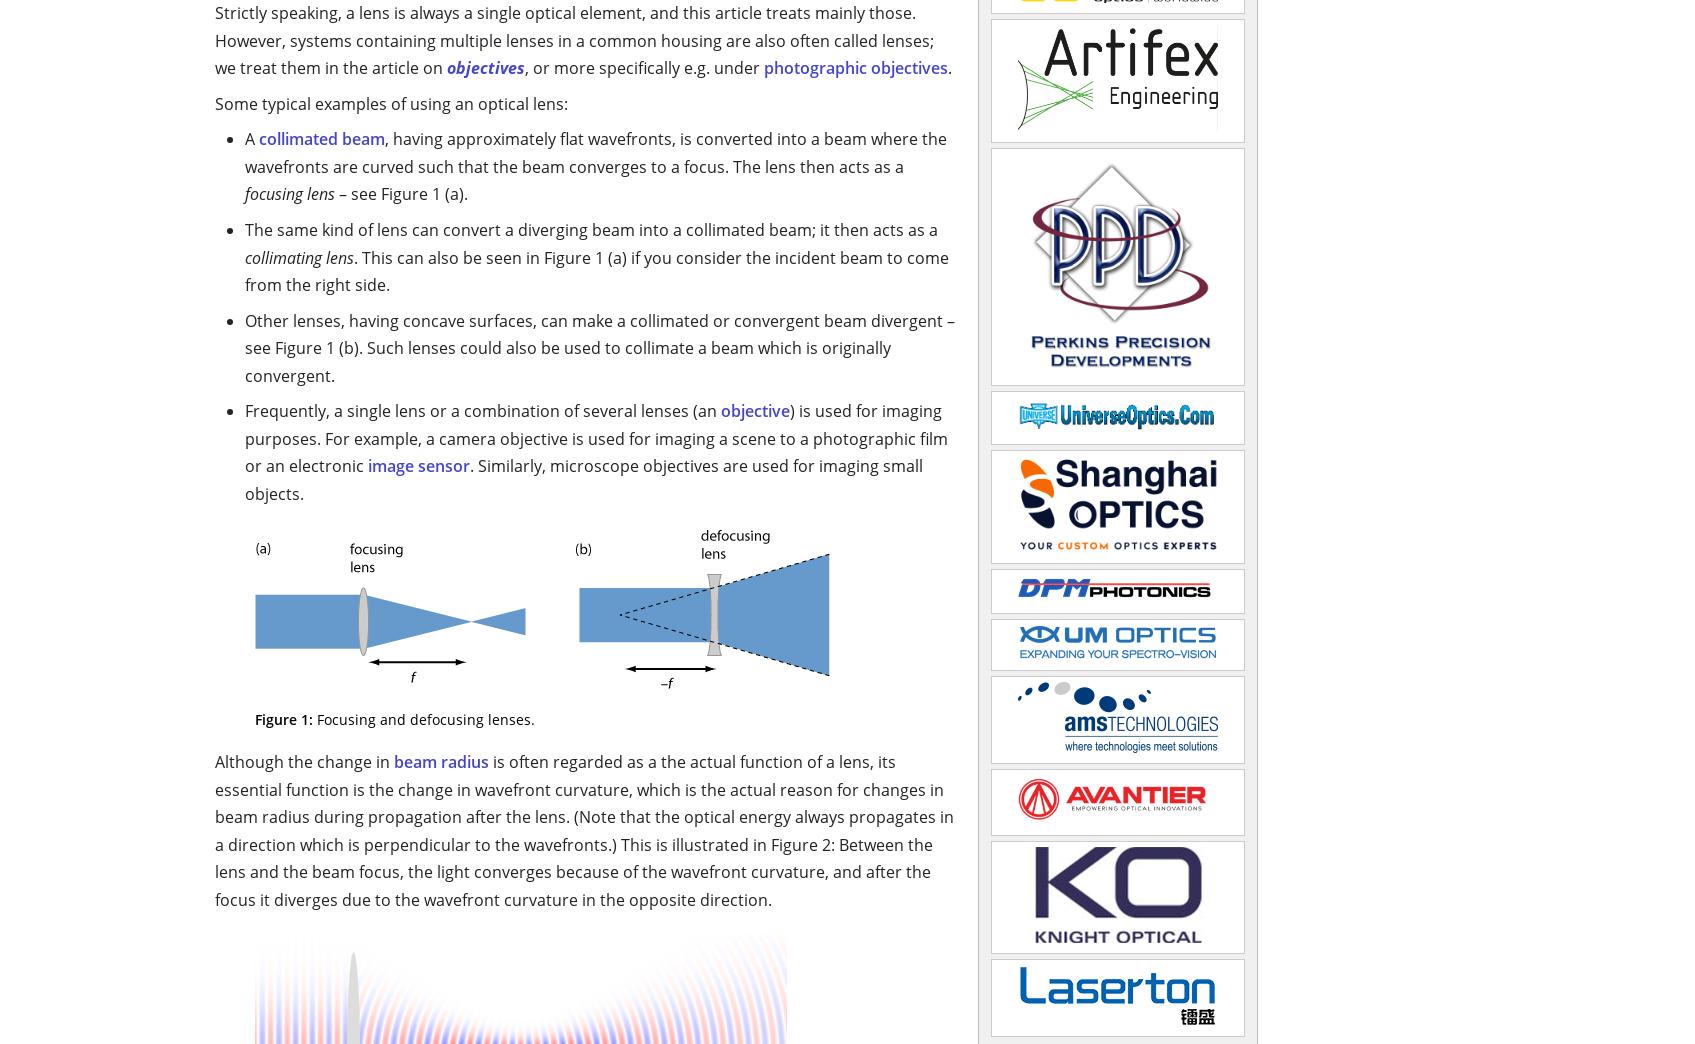 The height and width of the screenshot is (1044, 1695). I want to click on 'photographic objectives', so click(854, 67).